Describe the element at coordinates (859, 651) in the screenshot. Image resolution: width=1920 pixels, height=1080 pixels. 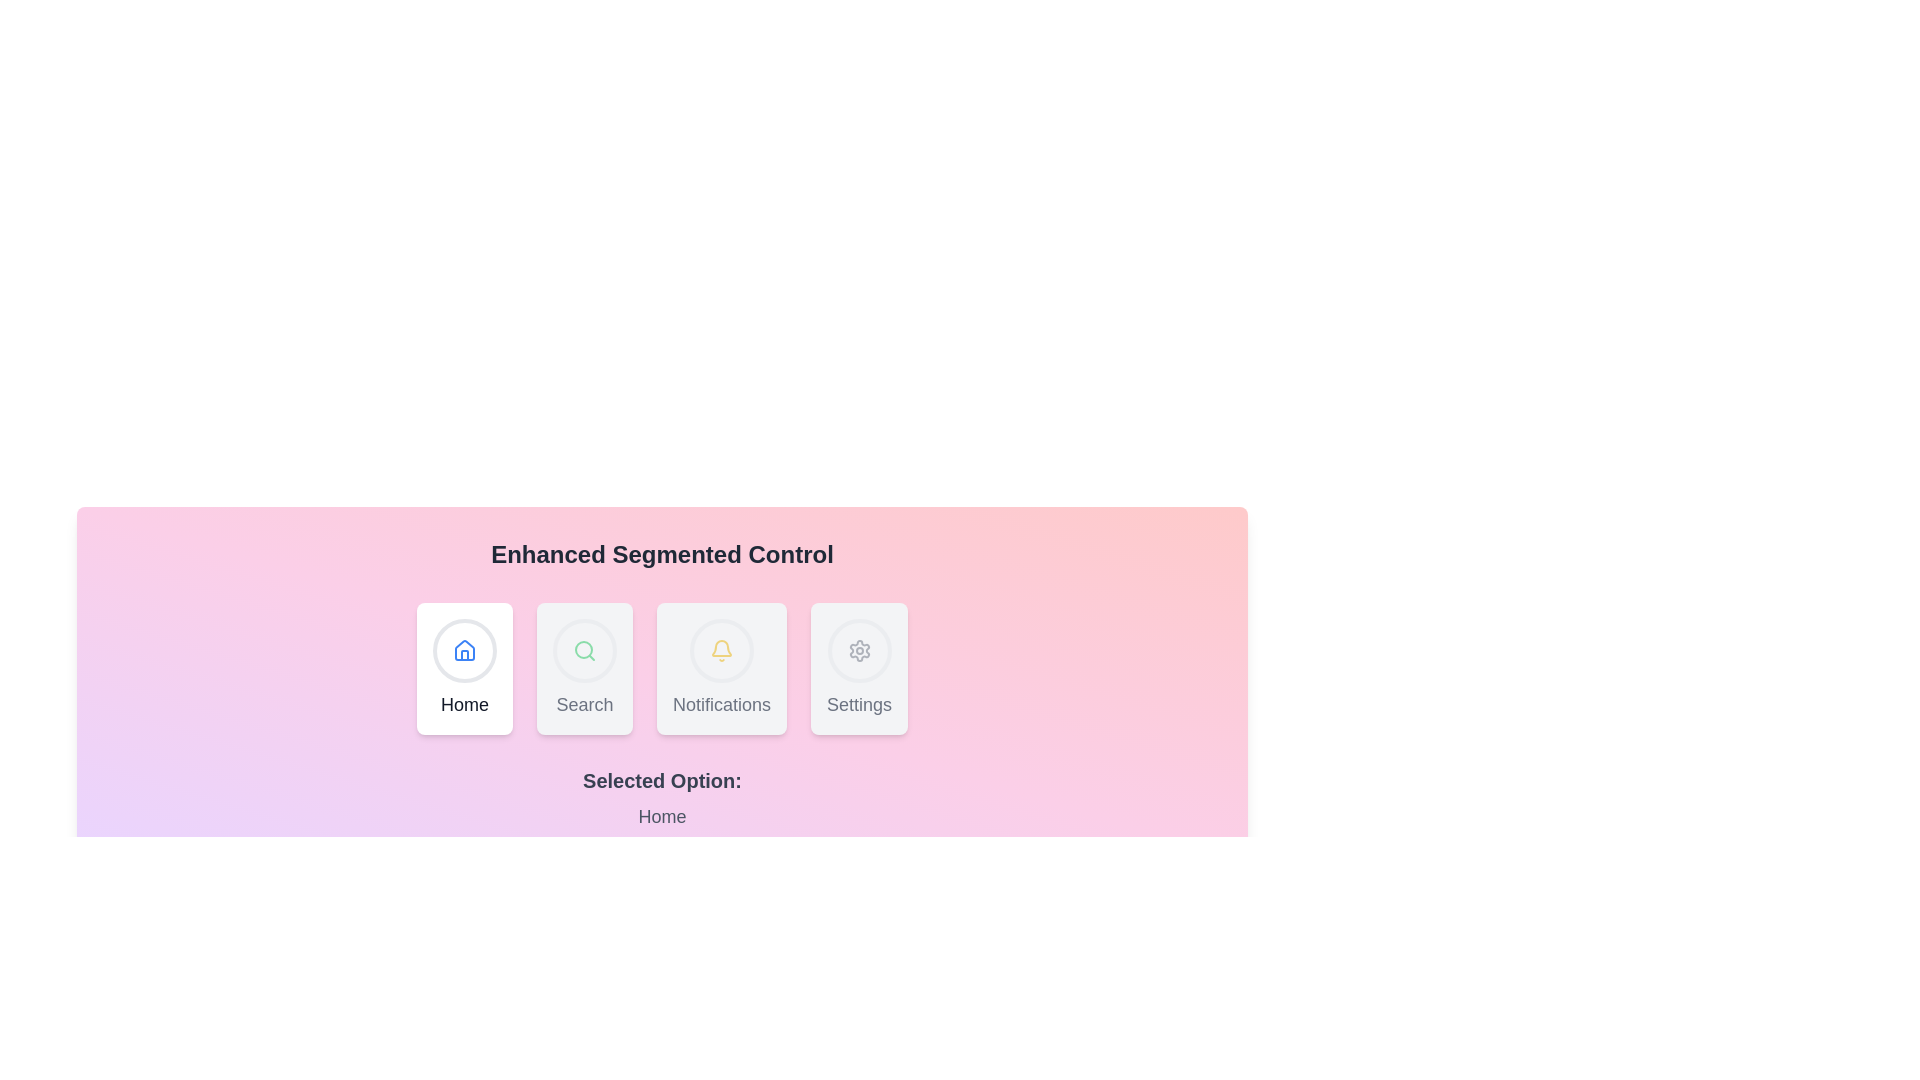
I see `the gear icon within the 'Settings' button, which is the fourth button in the segmented control section below 'Enhanced Segmented Control'` at that location.